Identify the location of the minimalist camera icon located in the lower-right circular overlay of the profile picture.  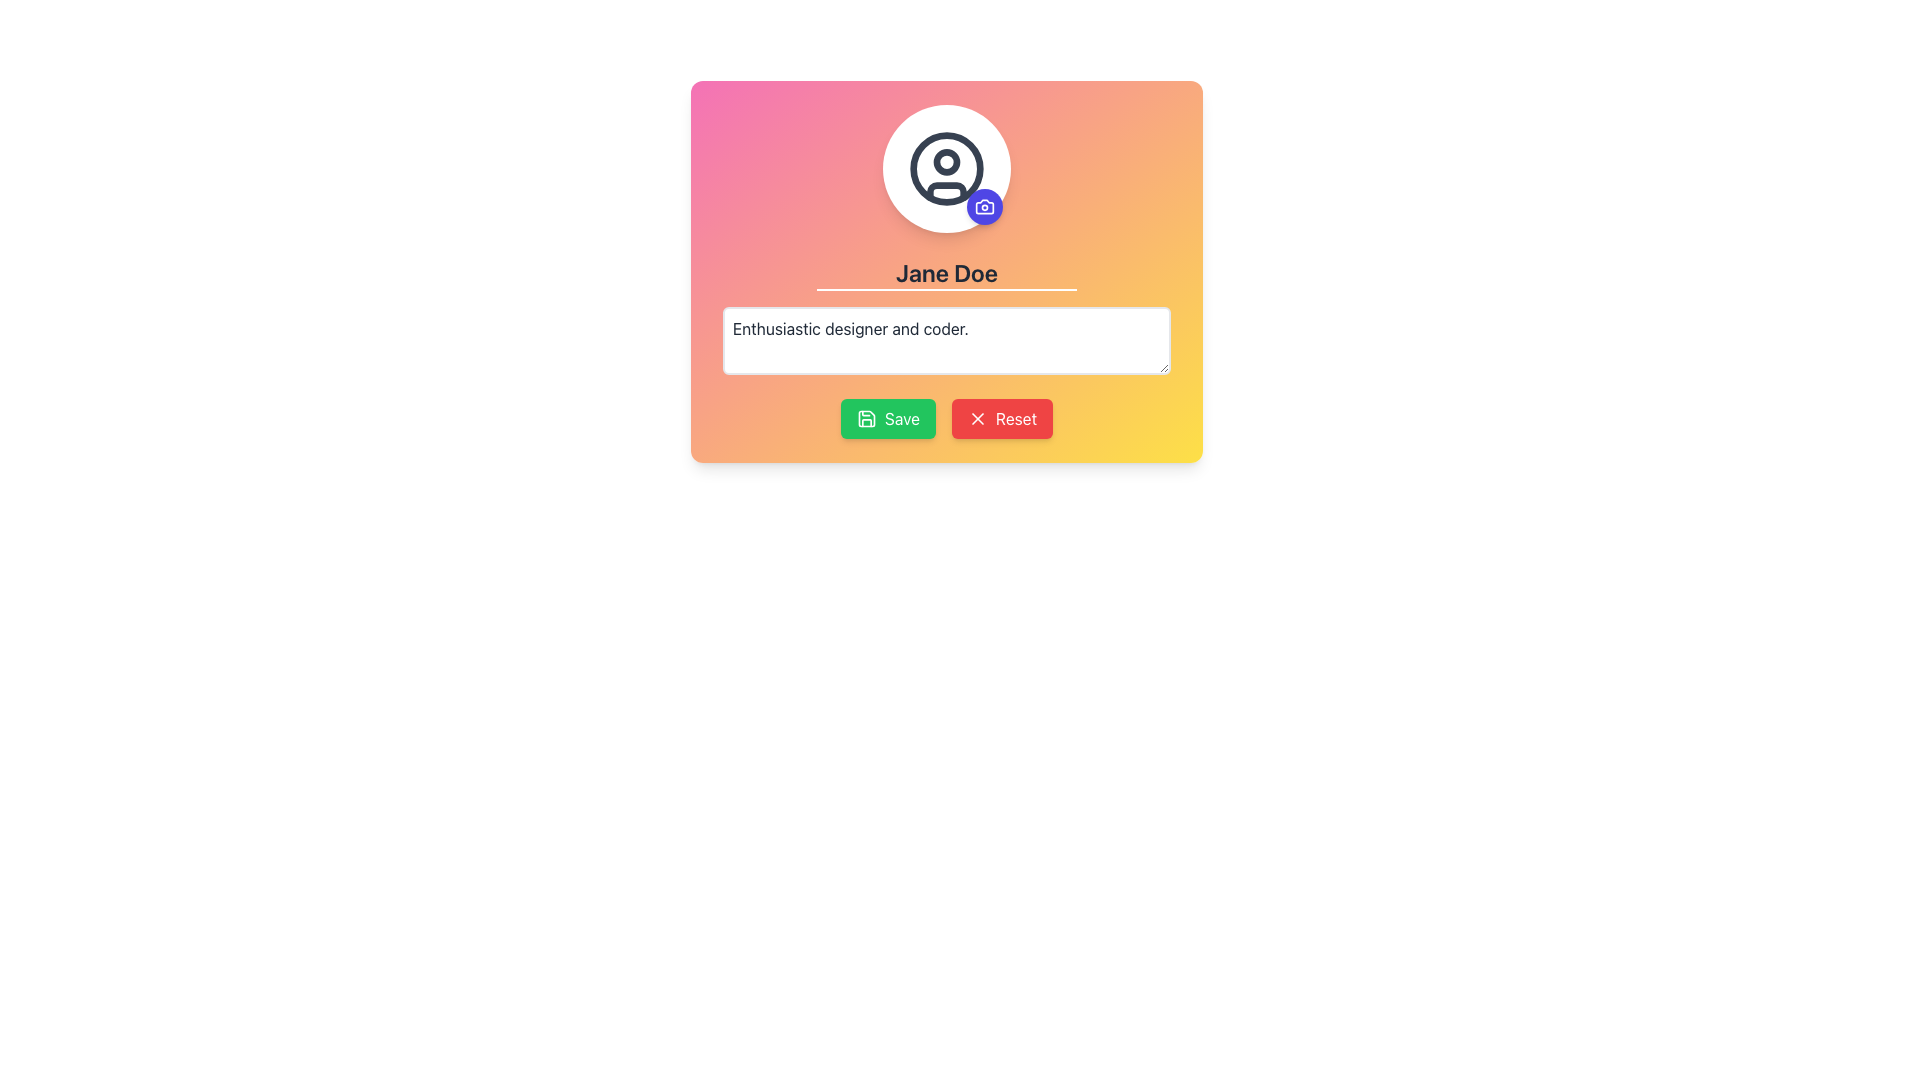
(984, 207).